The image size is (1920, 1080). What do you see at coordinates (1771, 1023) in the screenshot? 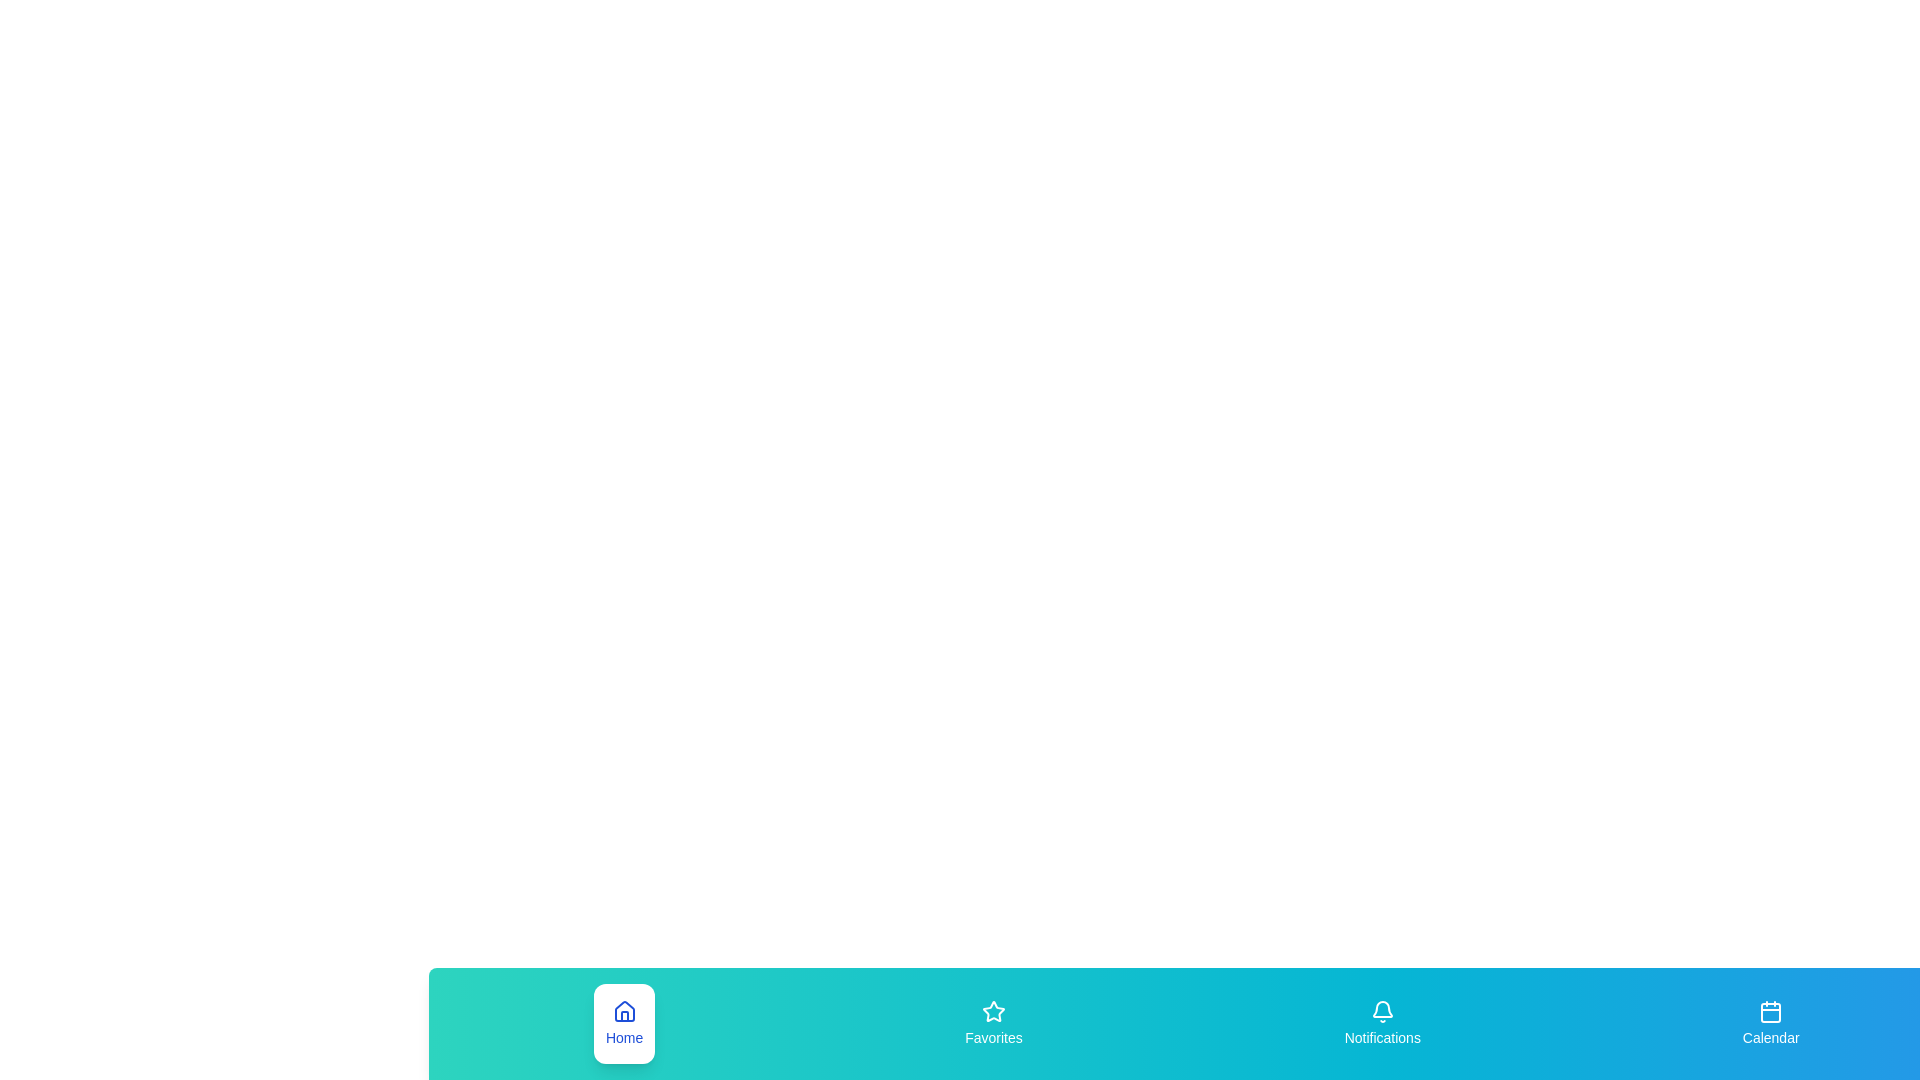
I see `the Calendar button to inspect its tooltip` at bounding box center [1771, 1023].